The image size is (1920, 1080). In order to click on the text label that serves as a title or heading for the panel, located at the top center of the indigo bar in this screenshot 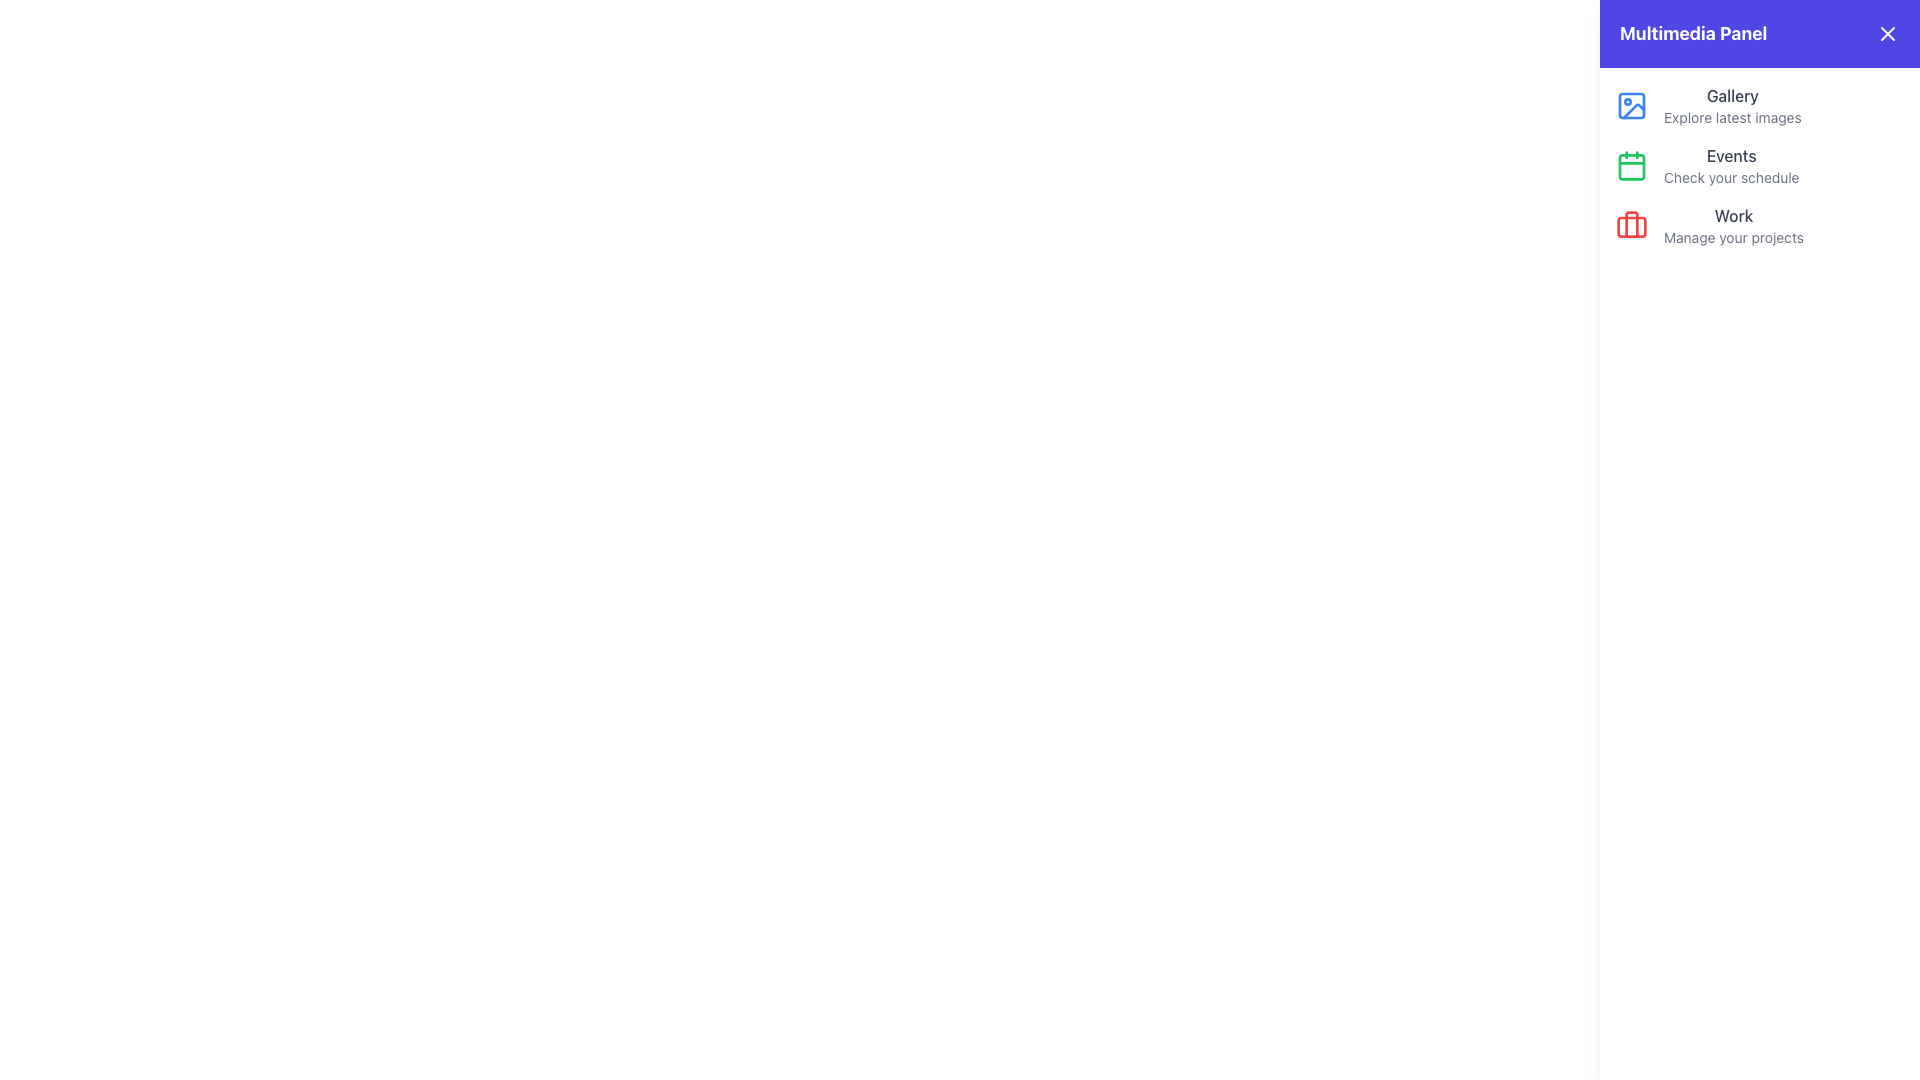, I will do `click(1692, 34)`.